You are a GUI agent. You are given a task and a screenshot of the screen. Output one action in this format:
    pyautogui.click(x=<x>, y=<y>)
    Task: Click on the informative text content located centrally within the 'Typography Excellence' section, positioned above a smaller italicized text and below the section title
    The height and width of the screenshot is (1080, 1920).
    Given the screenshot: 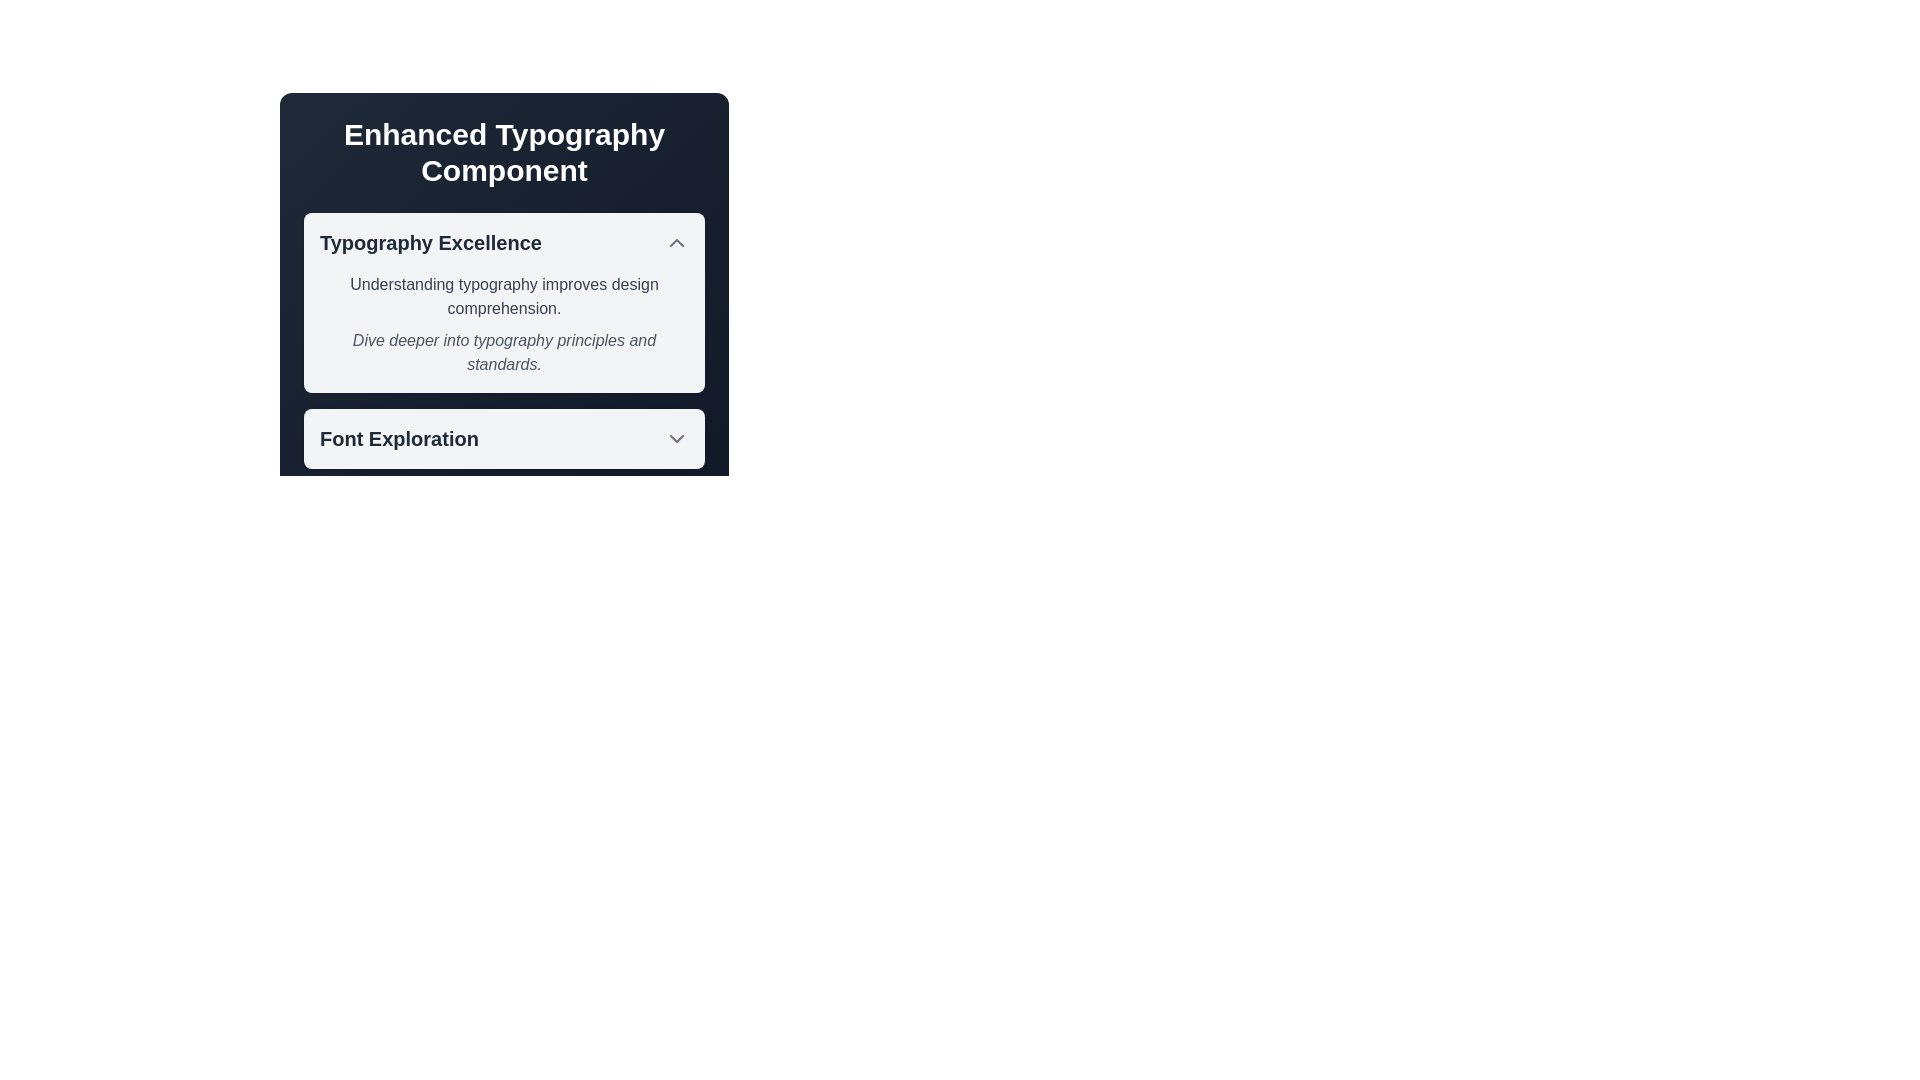 What is the action you would take?
    pyautogui.click(x=504, y=297)
    